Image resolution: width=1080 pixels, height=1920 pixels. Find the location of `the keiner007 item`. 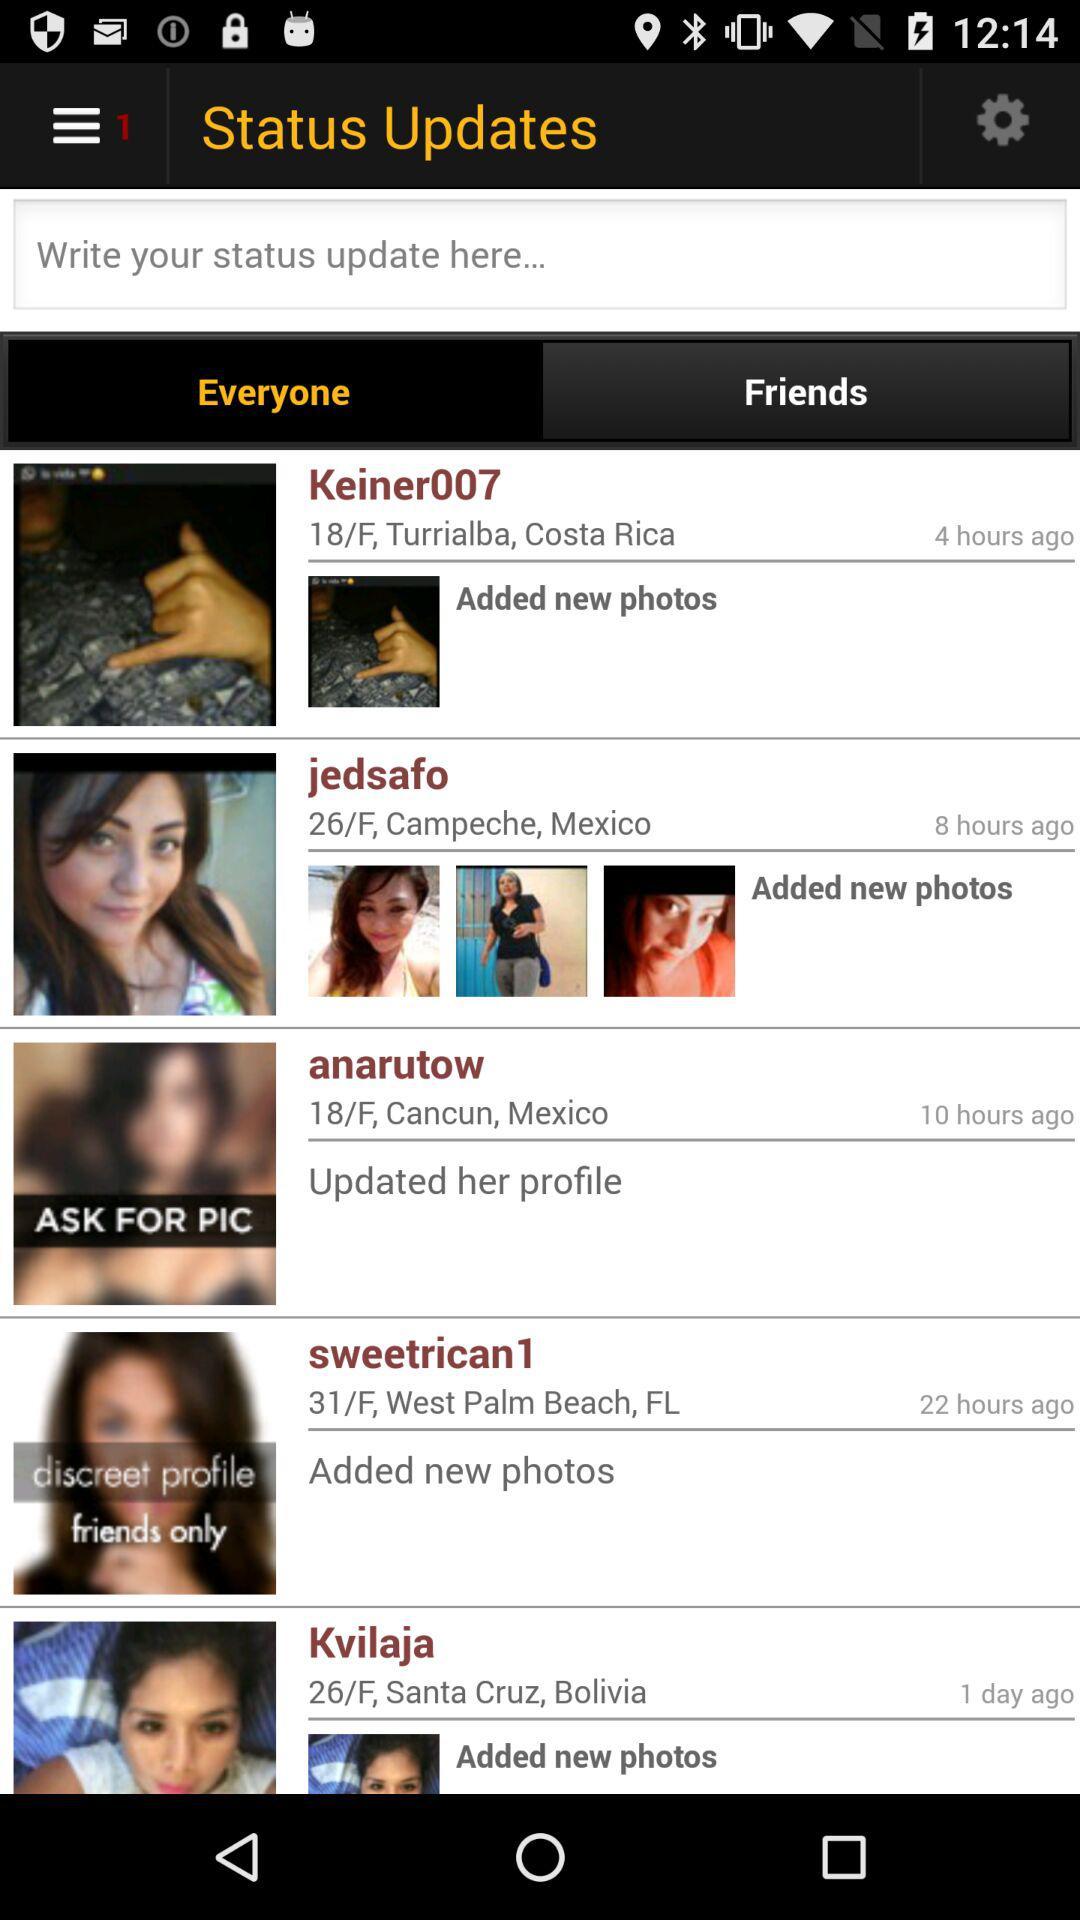

the keiner007 item is located at coordinates (690, 483).